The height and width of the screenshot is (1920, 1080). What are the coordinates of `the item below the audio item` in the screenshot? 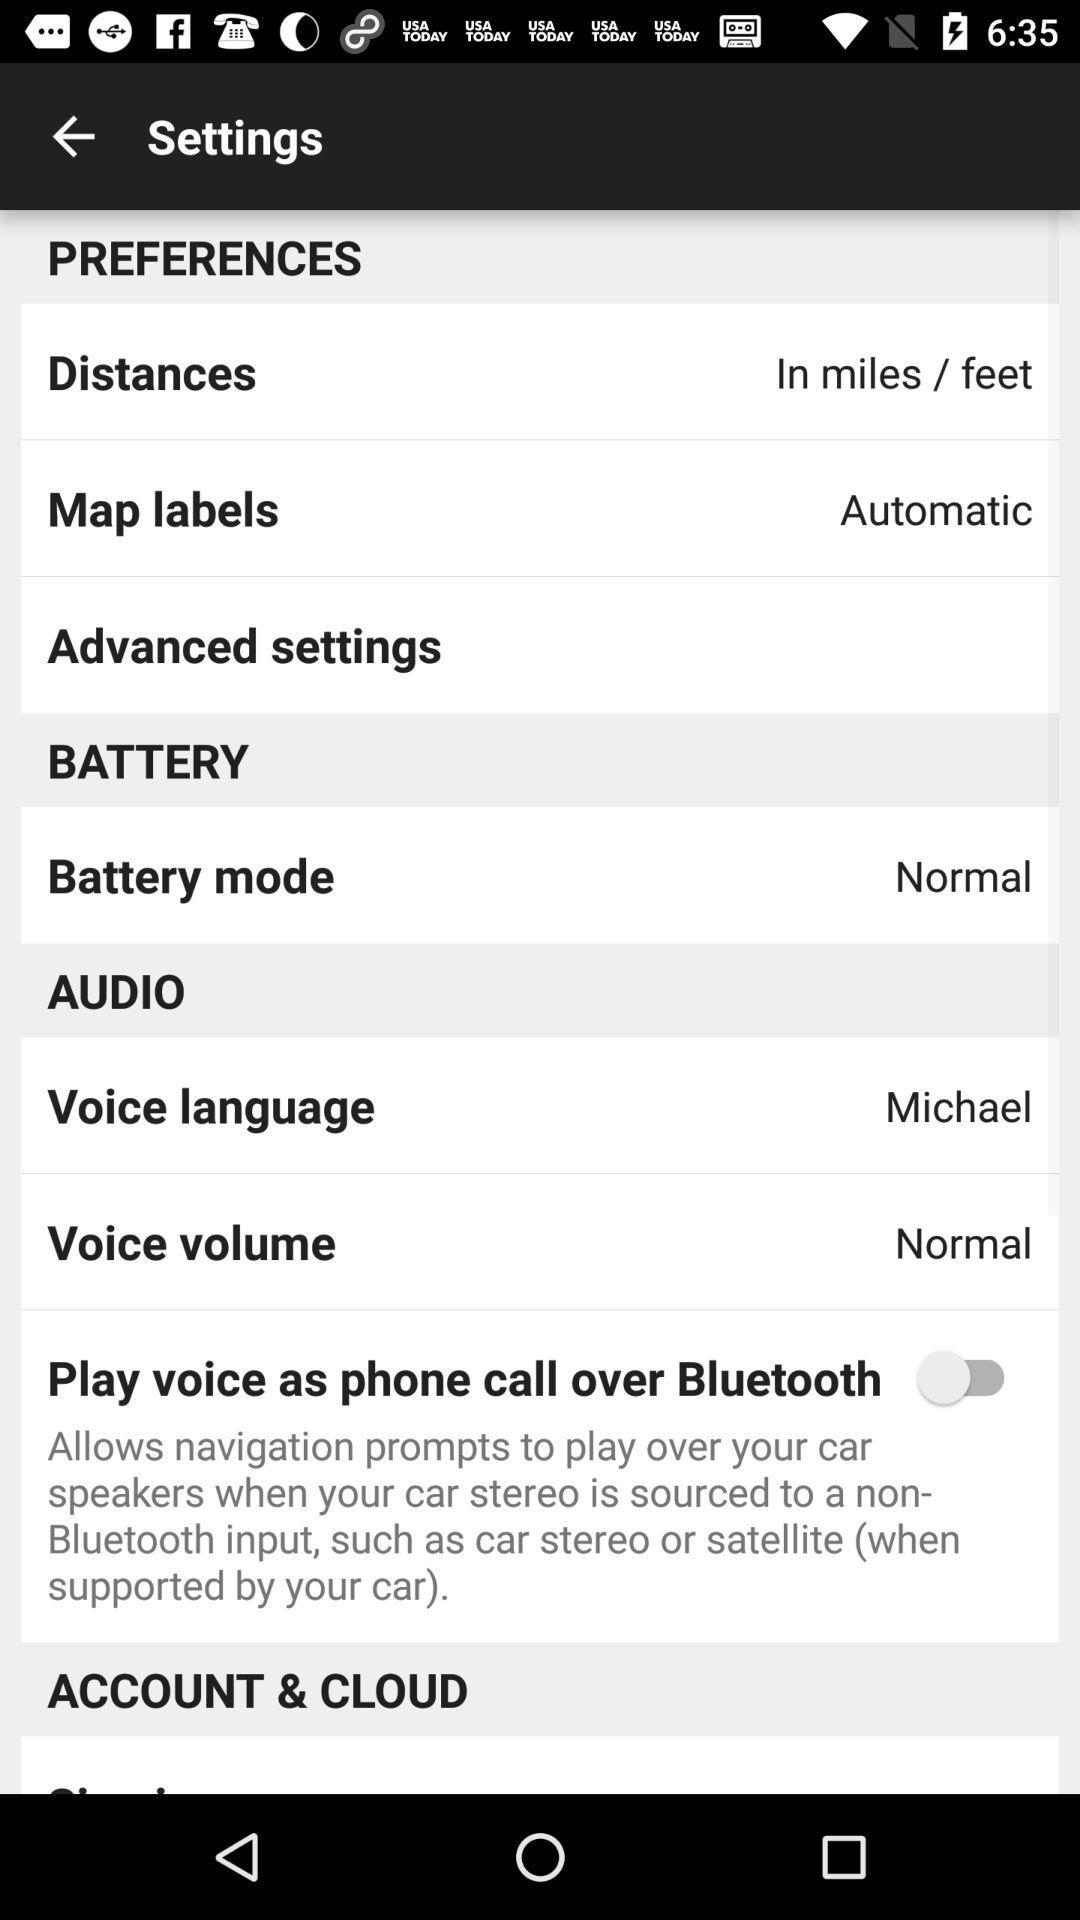 It's located at (211, 1104).